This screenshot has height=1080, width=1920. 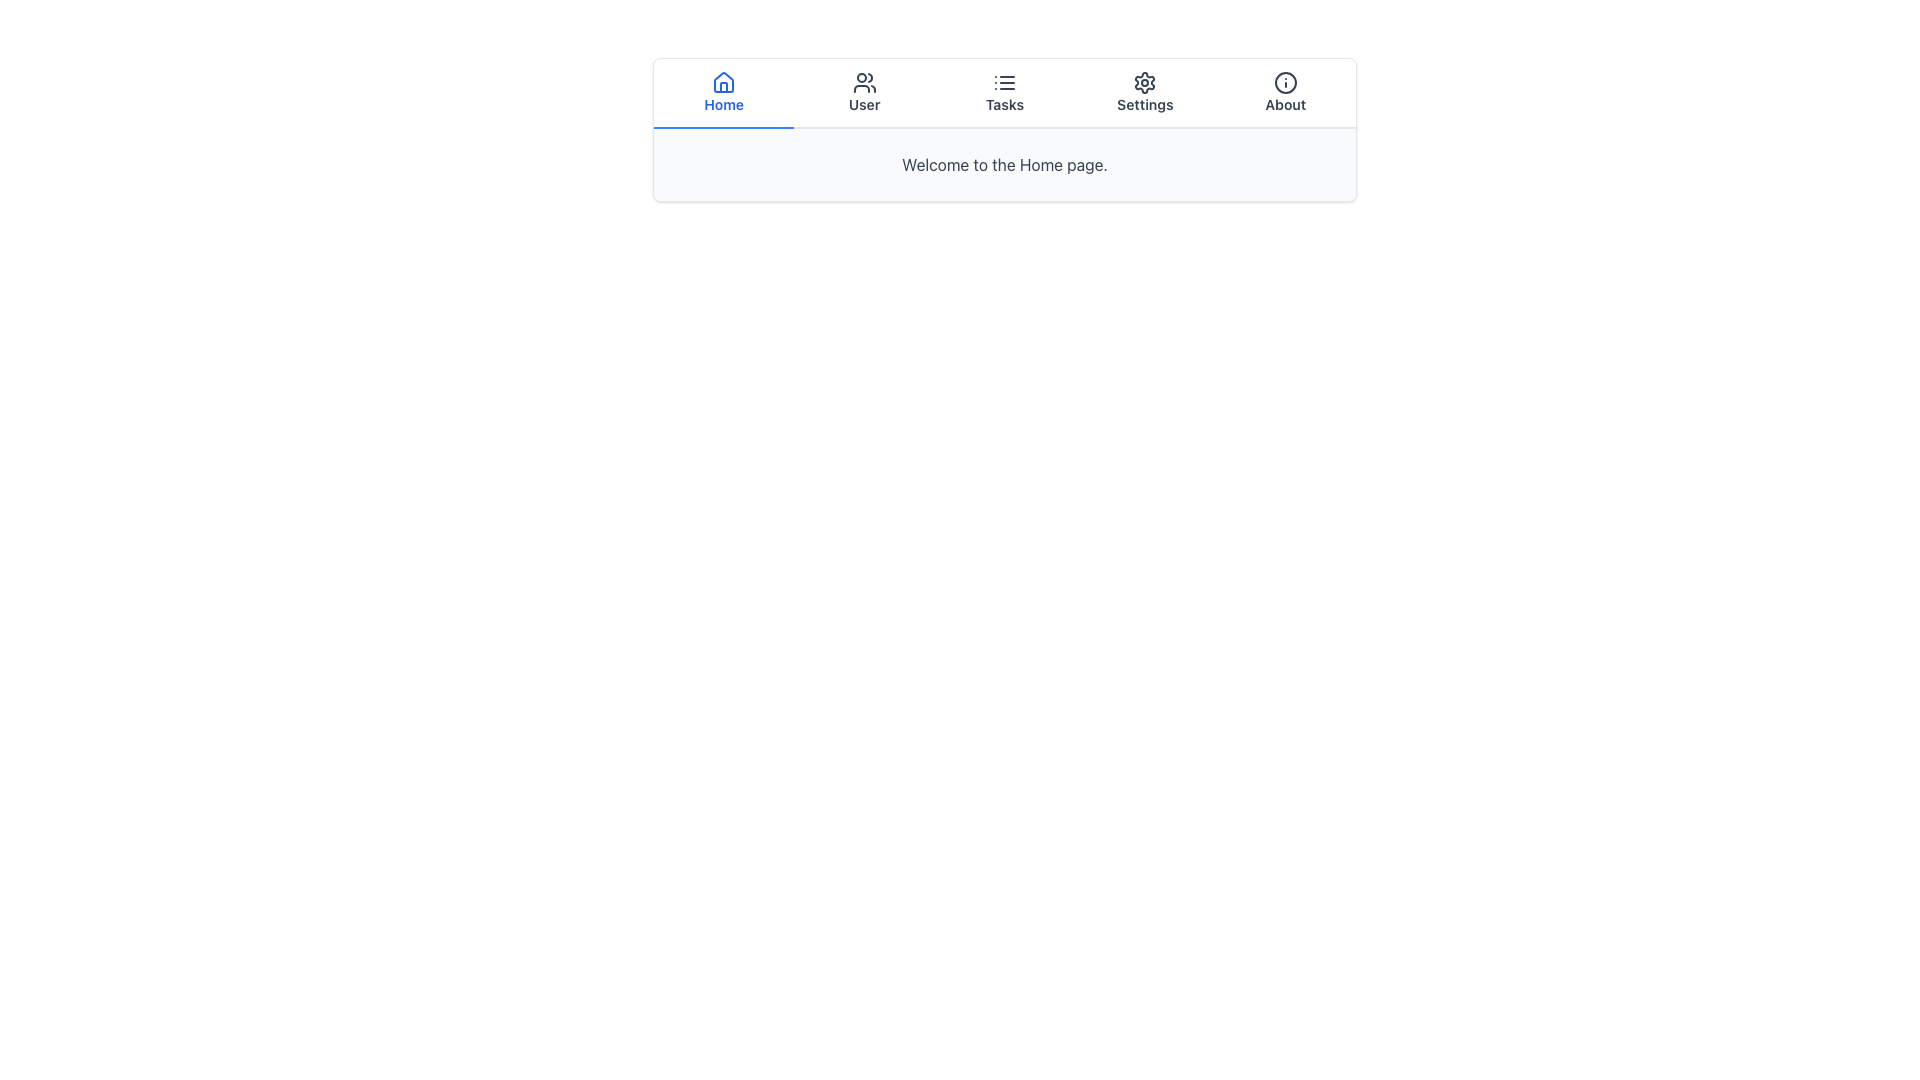 I want to click on the second tab in the top navigation bar, so click(x=864, y=93).